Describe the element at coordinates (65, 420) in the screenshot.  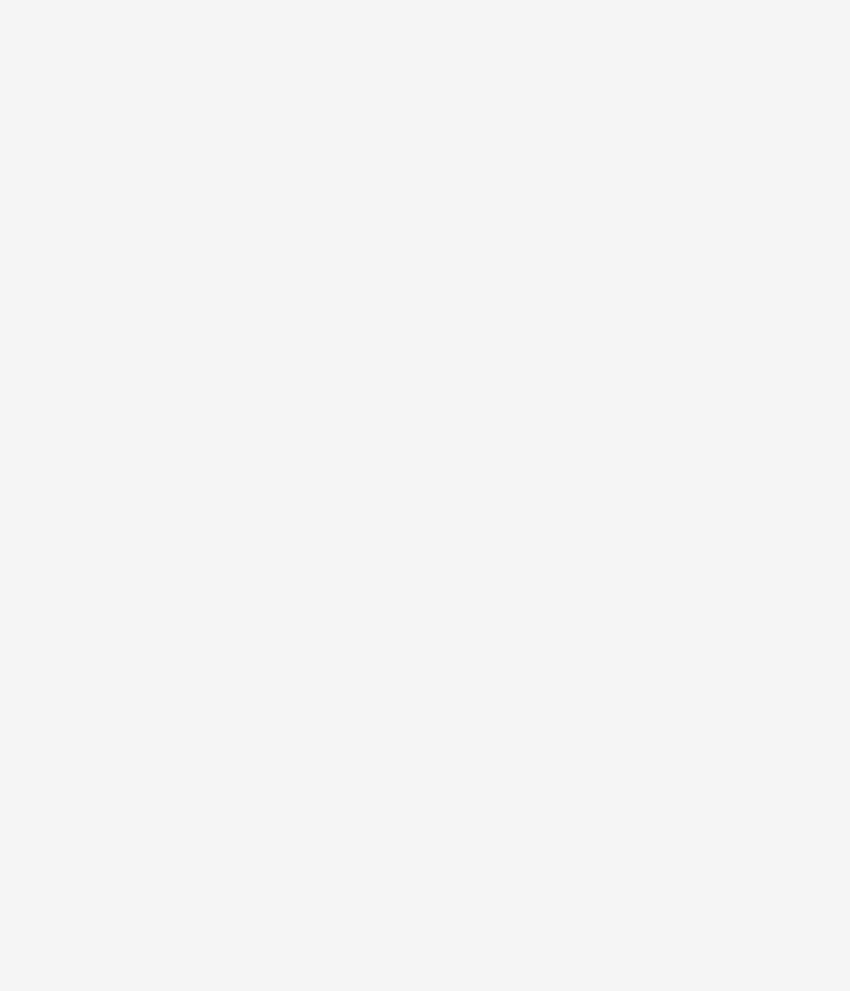
I see `'Calisson d’Aix a Sweet Almond Candy for a Queen of Provence'` at that location.